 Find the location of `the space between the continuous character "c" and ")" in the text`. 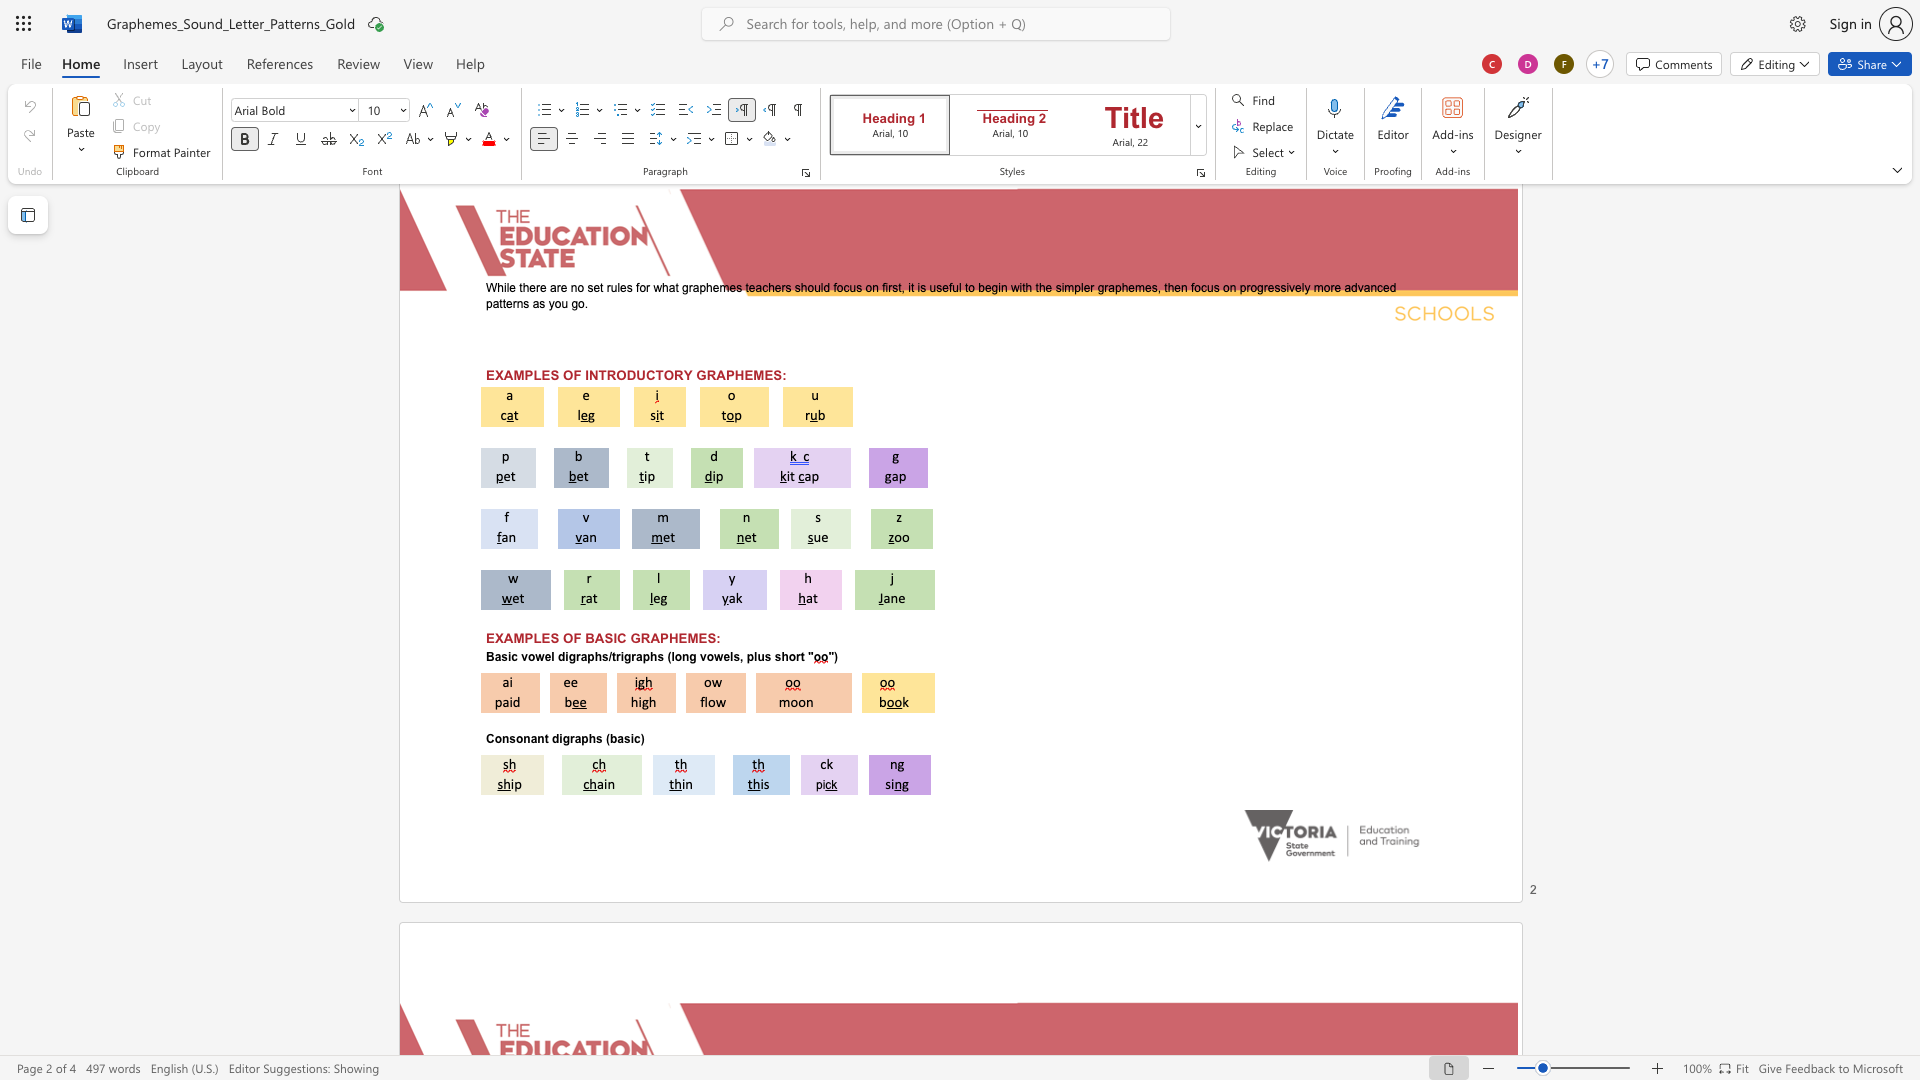

the space between the continuous character "c" and ")" in the text is located at coordinates (638, 739).